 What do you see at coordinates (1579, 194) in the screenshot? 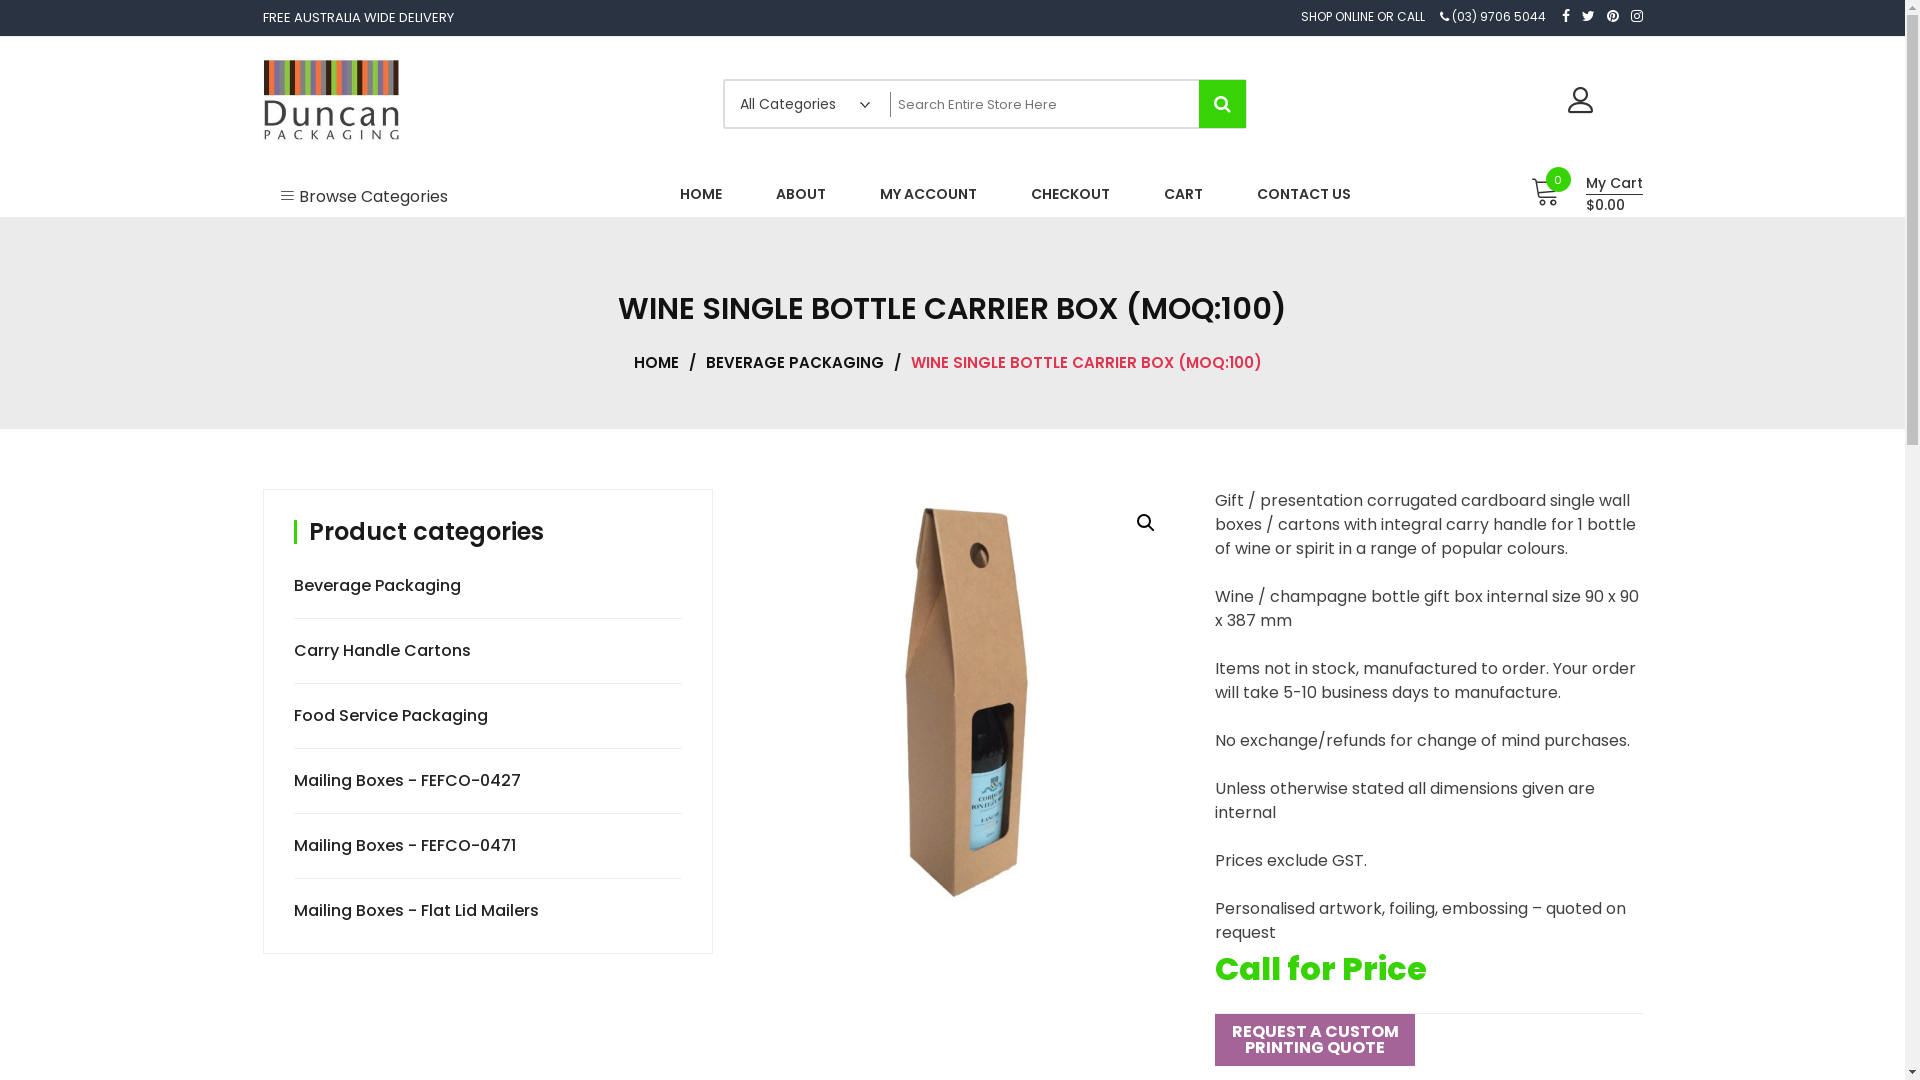
I see `'0` at bounding box center [1579, 194].